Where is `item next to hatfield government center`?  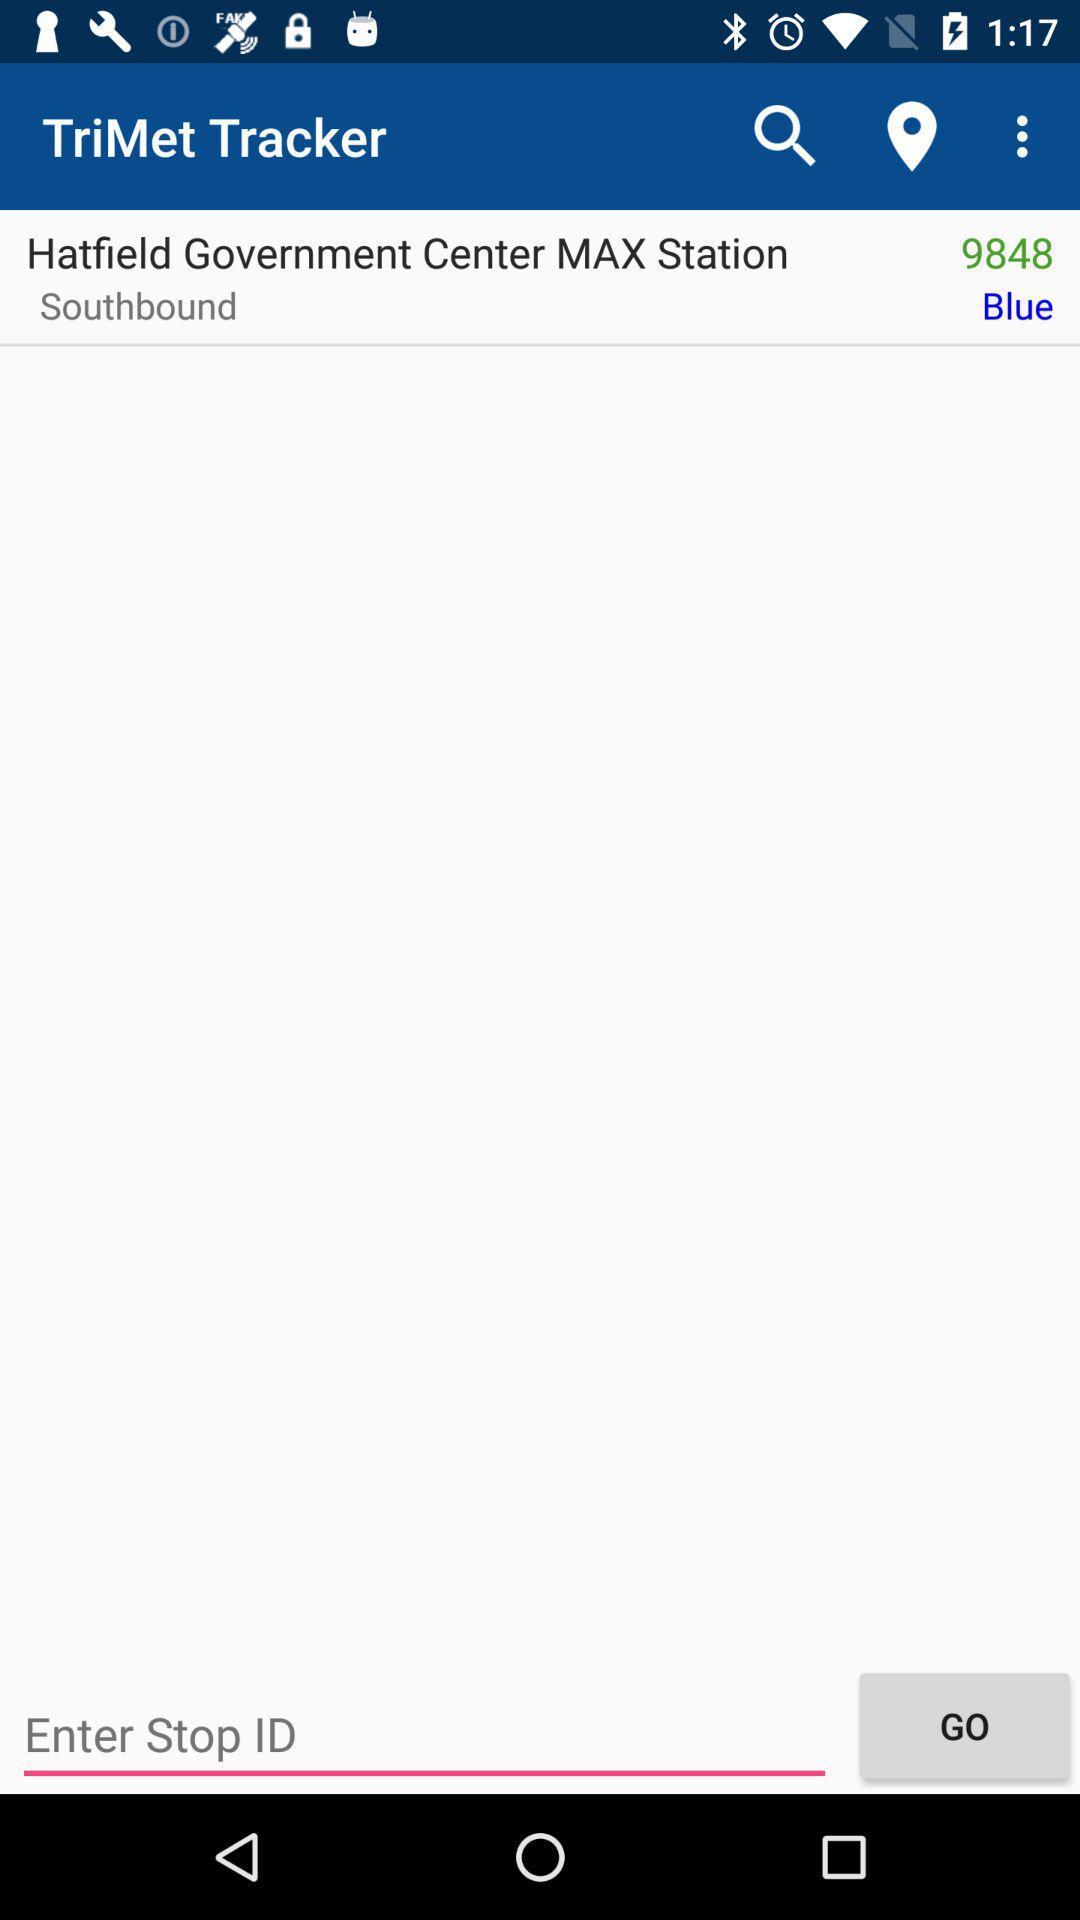
item next to hatfield government center is located at coordinates (1007, 244).